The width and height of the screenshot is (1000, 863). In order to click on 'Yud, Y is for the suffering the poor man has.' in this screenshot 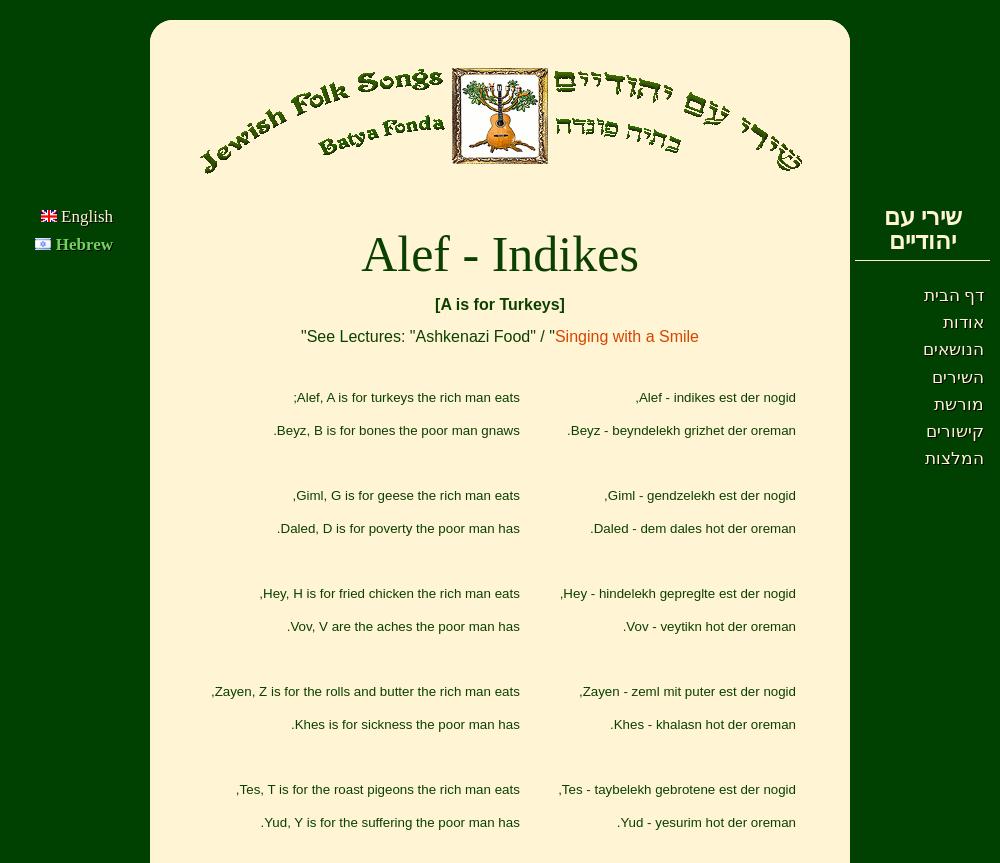, I will do `click(389, 821)`.